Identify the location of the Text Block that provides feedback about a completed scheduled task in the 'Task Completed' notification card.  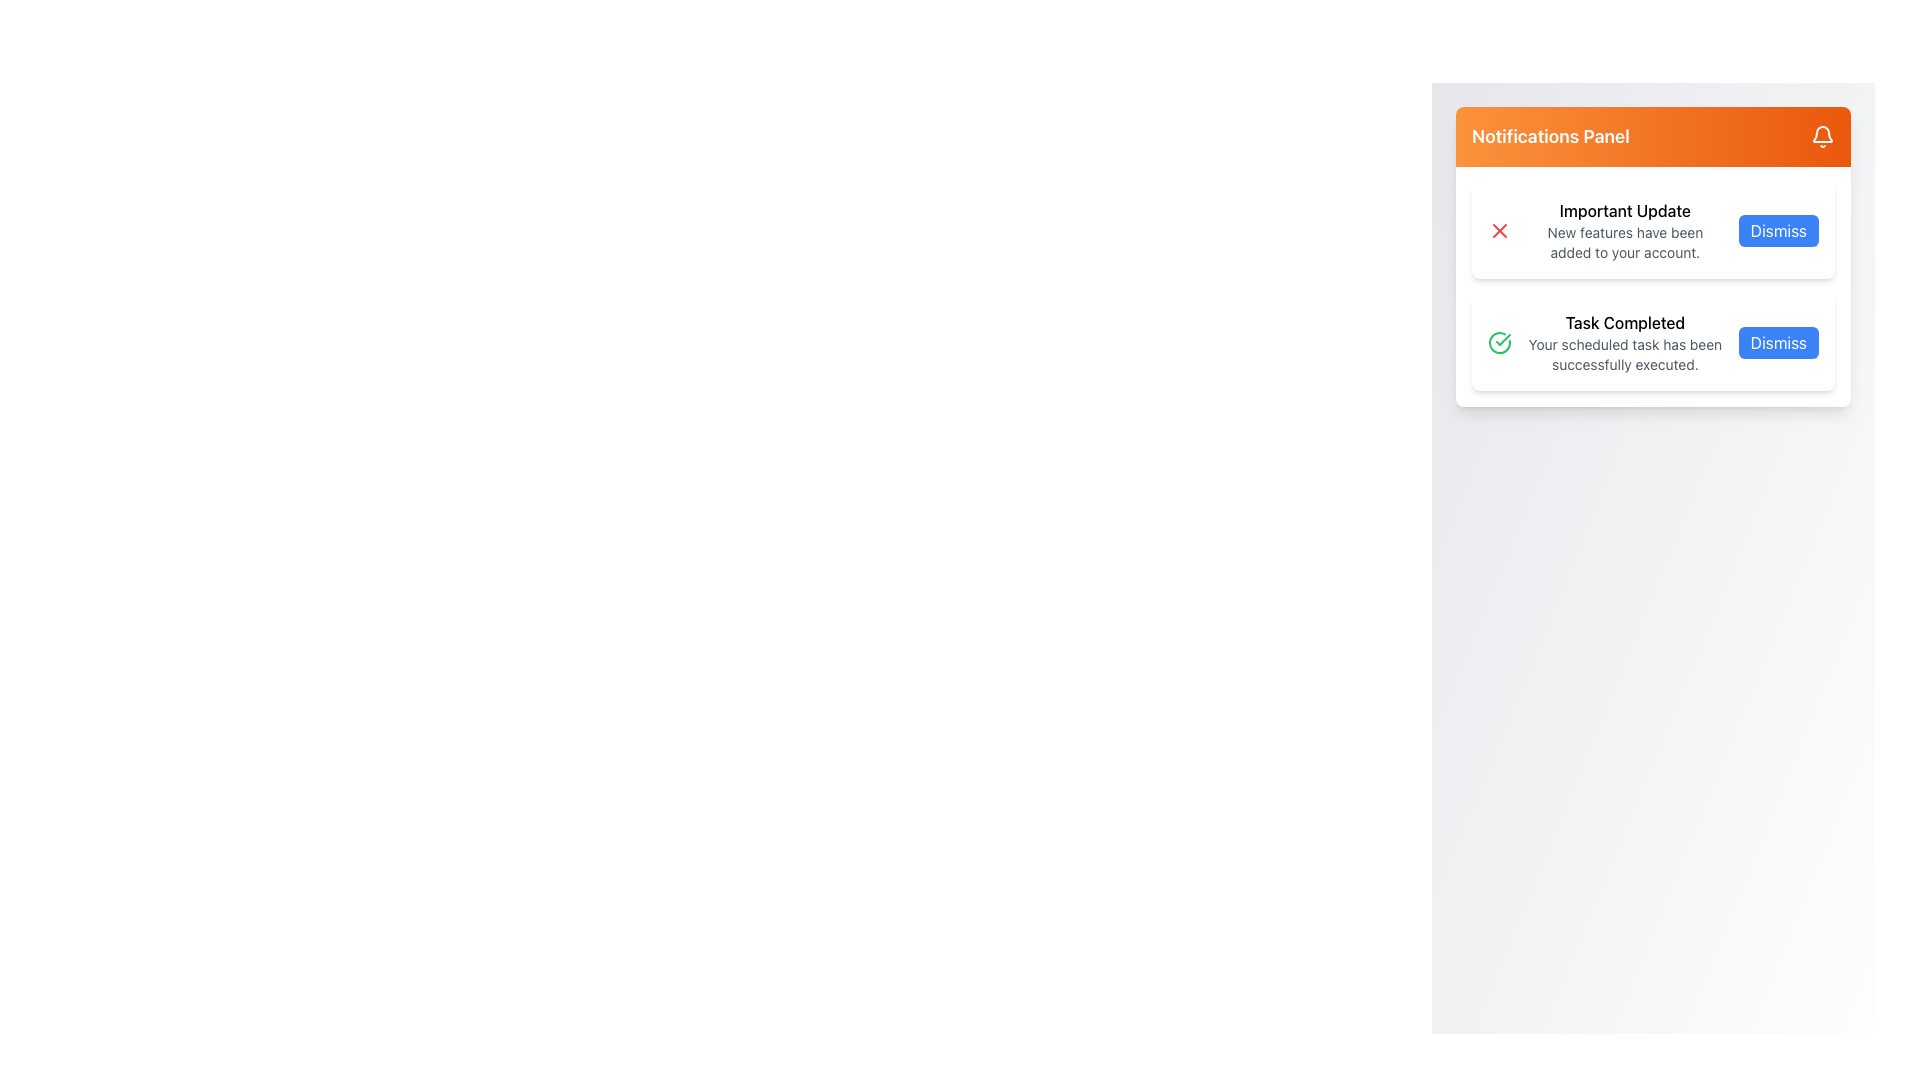
(1625, 342).